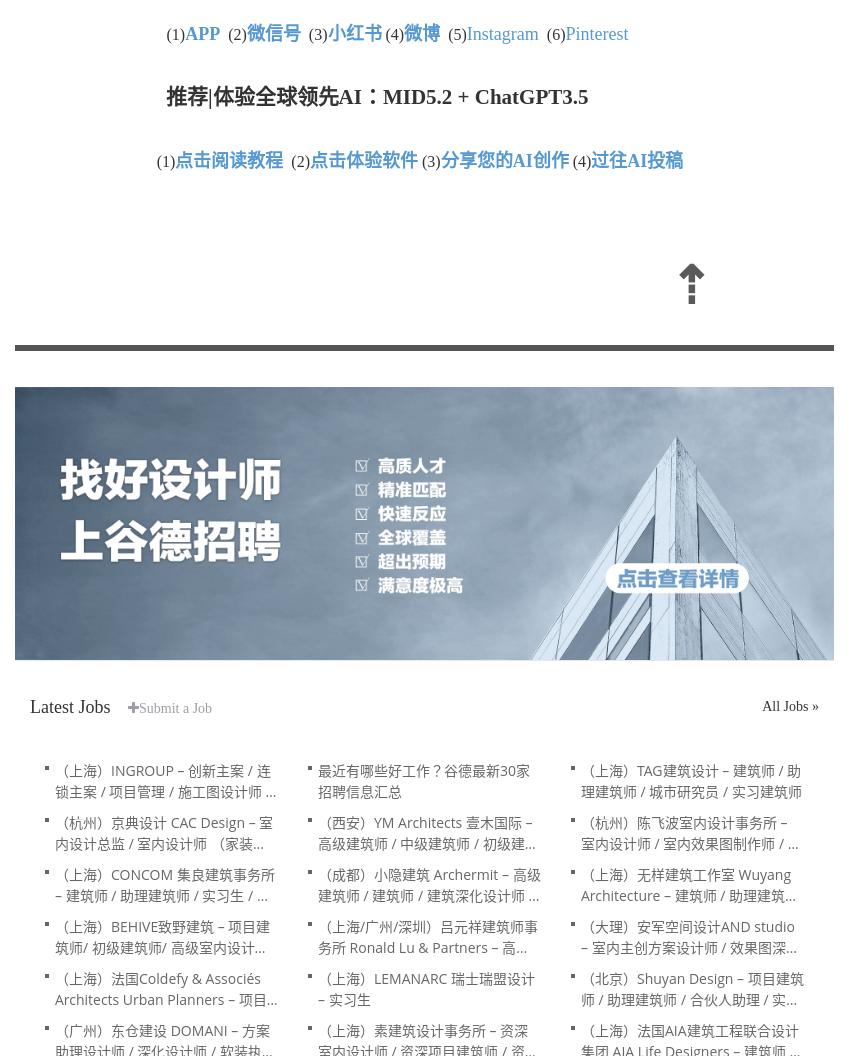  What do you see at coordinates (502, 161) in the screenshot?
I see `'分享您的AI创作'` at bounding box center [502, 161].